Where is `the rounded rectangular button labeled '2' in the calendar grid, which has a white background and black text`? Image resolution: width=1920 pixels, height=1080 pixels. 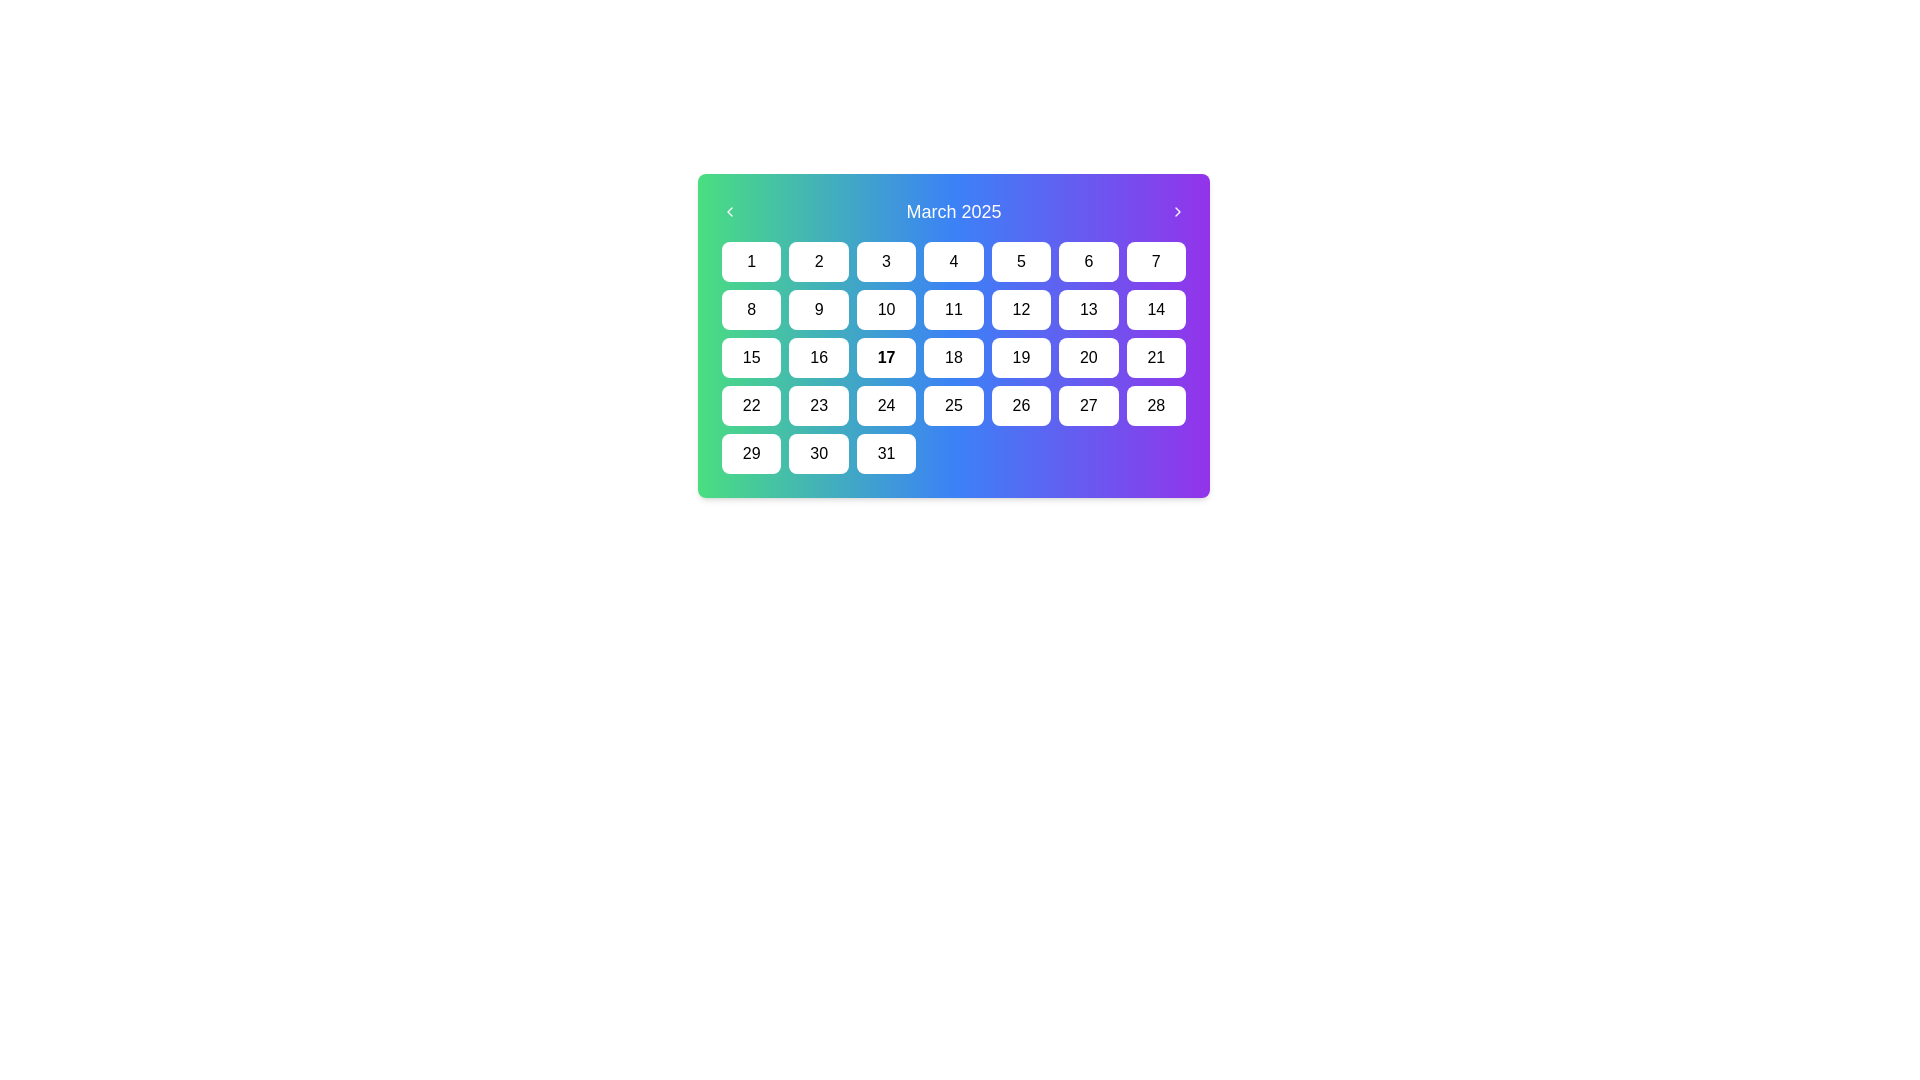 the rounded rectangular button labeled '2' in the calendar grid, which has a white background and black text is located at coordinates (819, 261).